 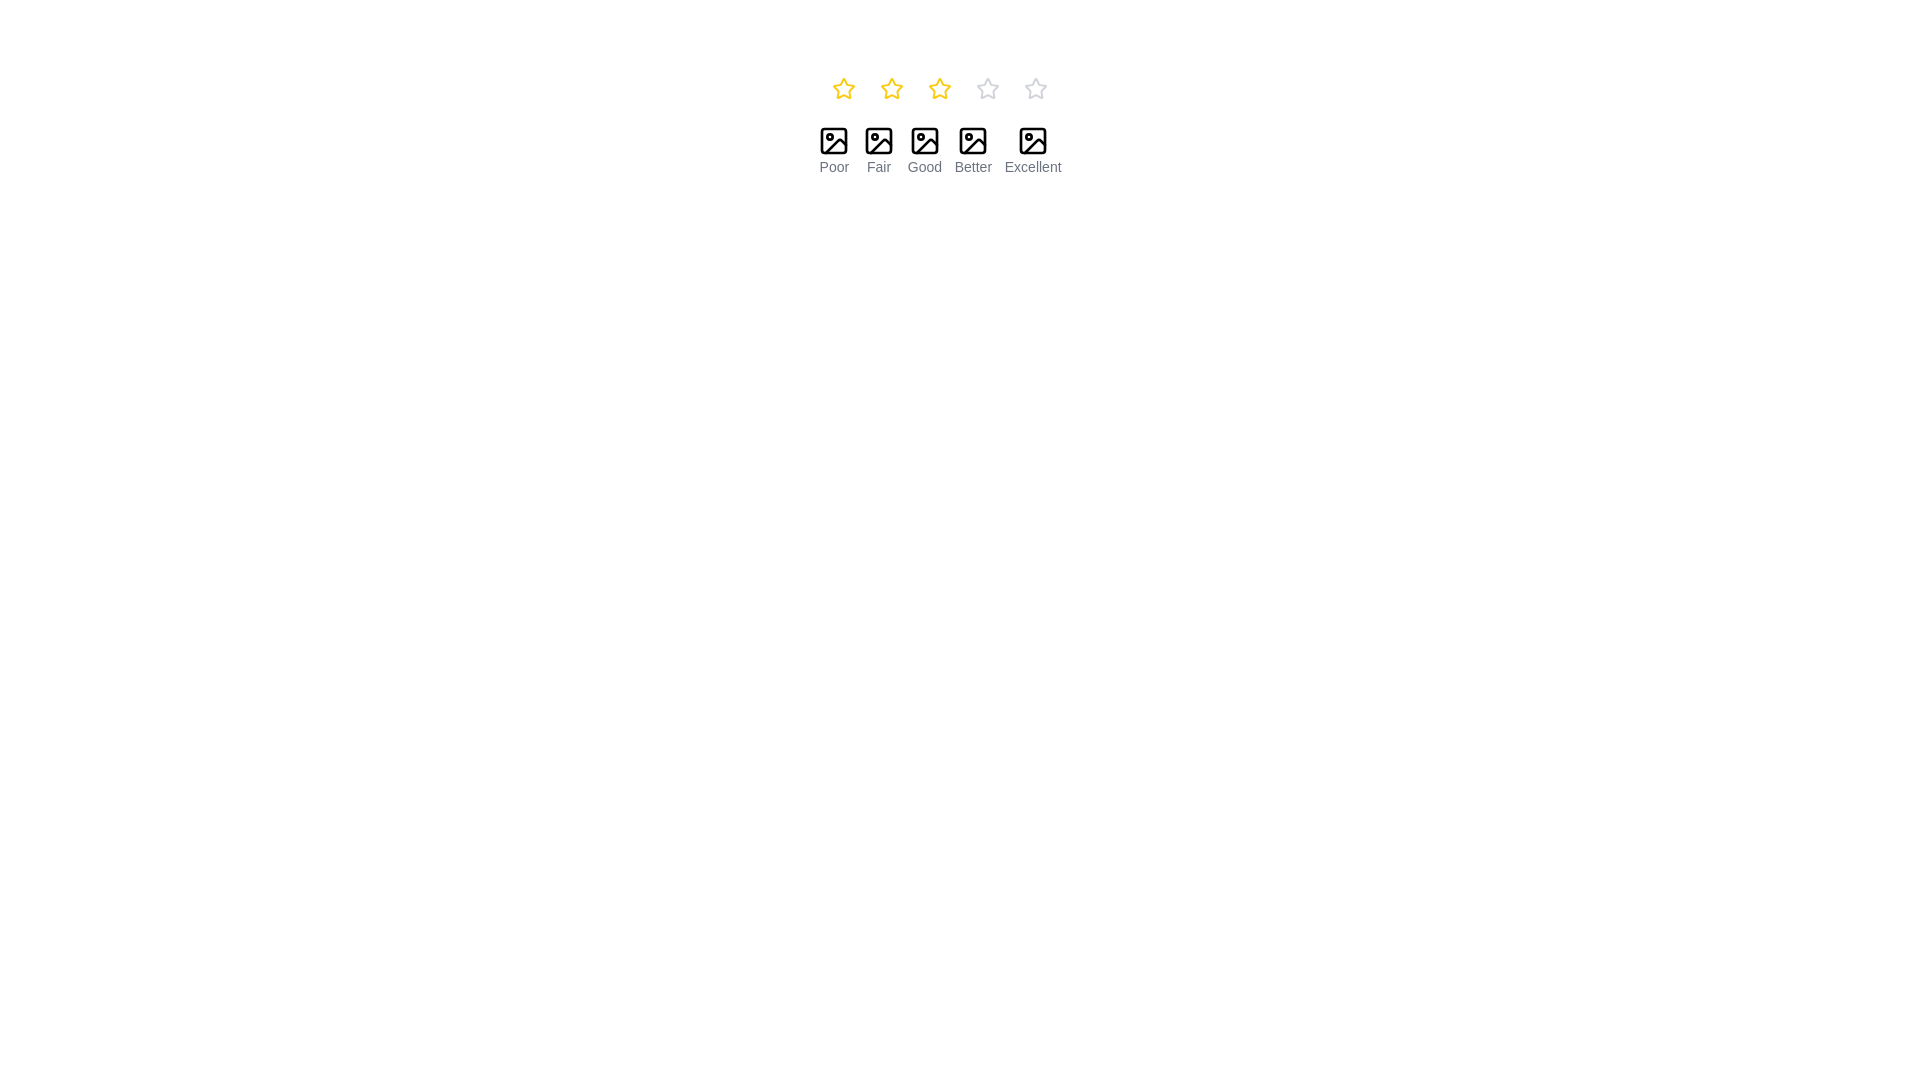 What do you see at coordinates (878, 140) in the screenshot?
I see `the 'Fair' rating icon, which is represented by an image with a diagonal line crossing it, located in the second position of a row of five rating icons` at bounding box center [878, 140].